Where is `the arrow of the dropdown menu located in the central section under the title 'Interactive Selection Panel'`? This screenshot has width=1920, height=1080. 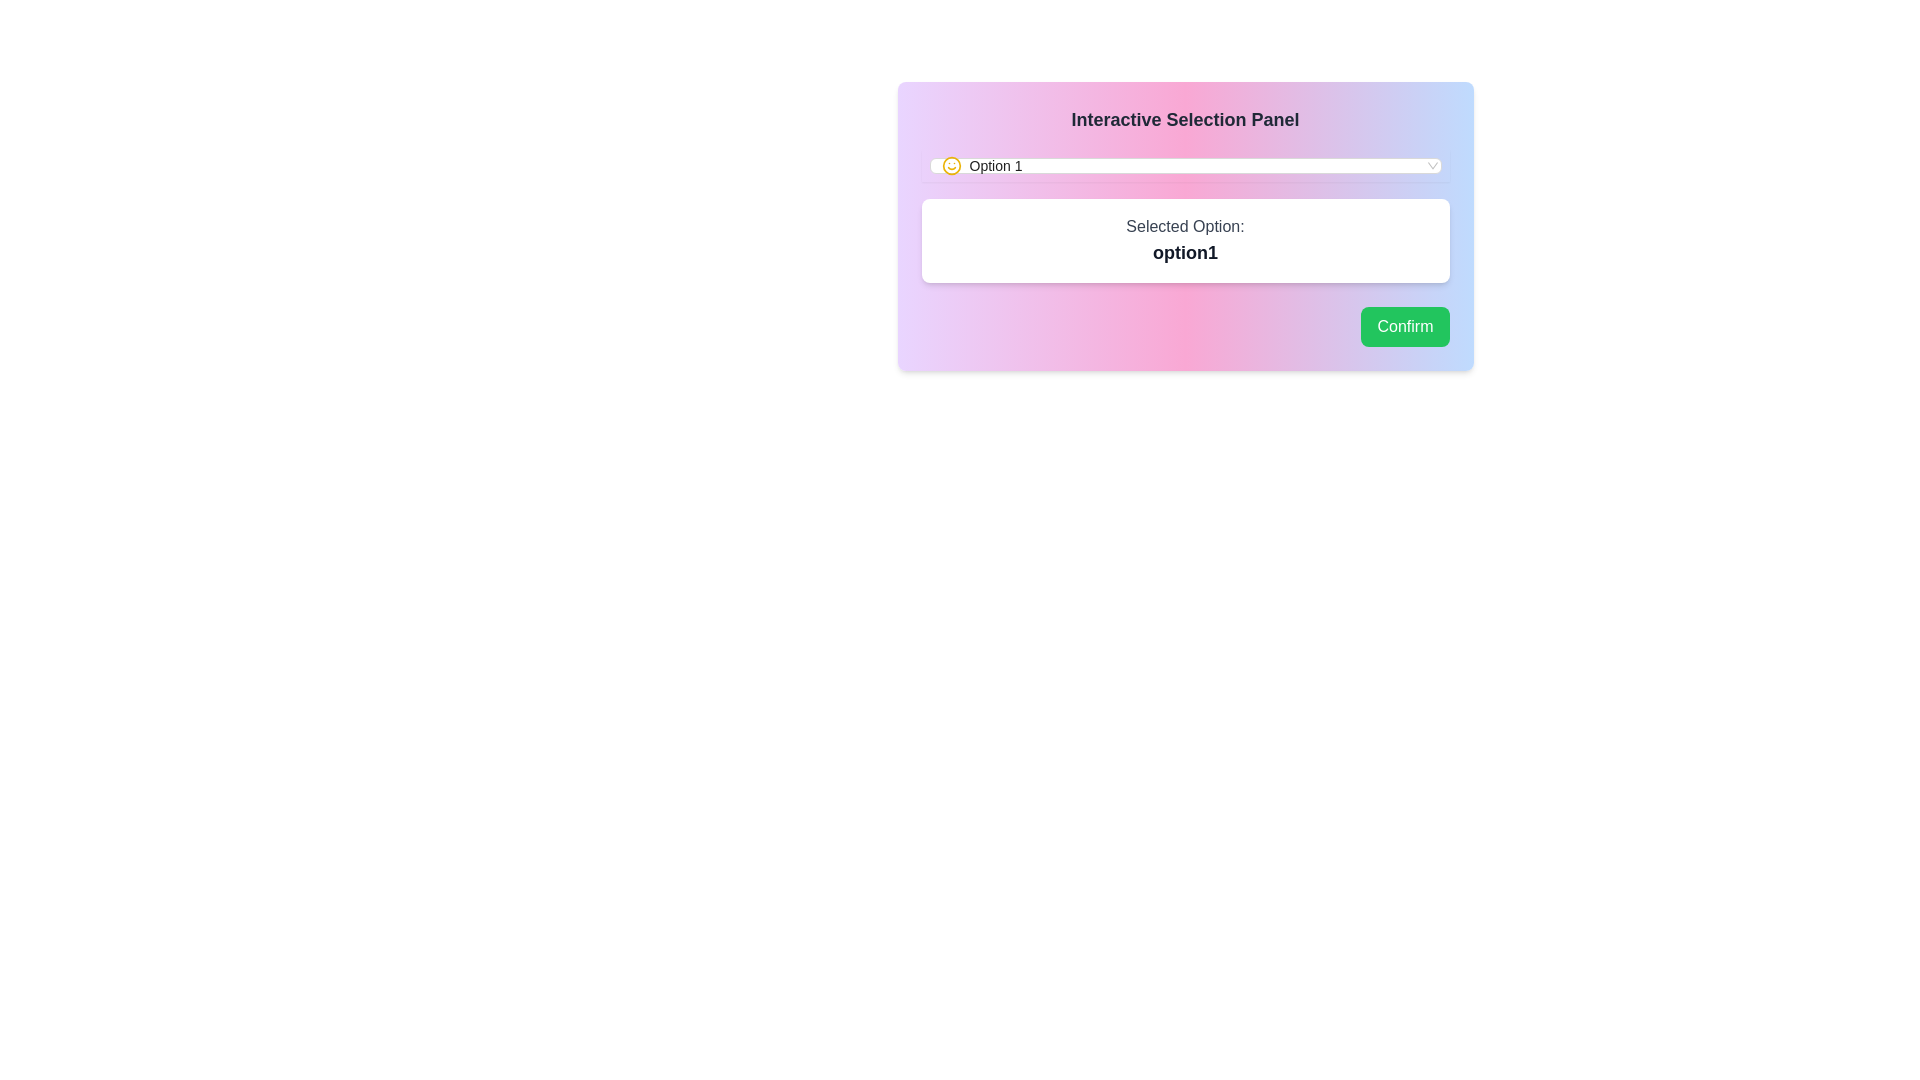 the arrow of the dropdown menu located in the central section under the title 'Interactive Selection Panel' is located at coordinates (1185, 164).